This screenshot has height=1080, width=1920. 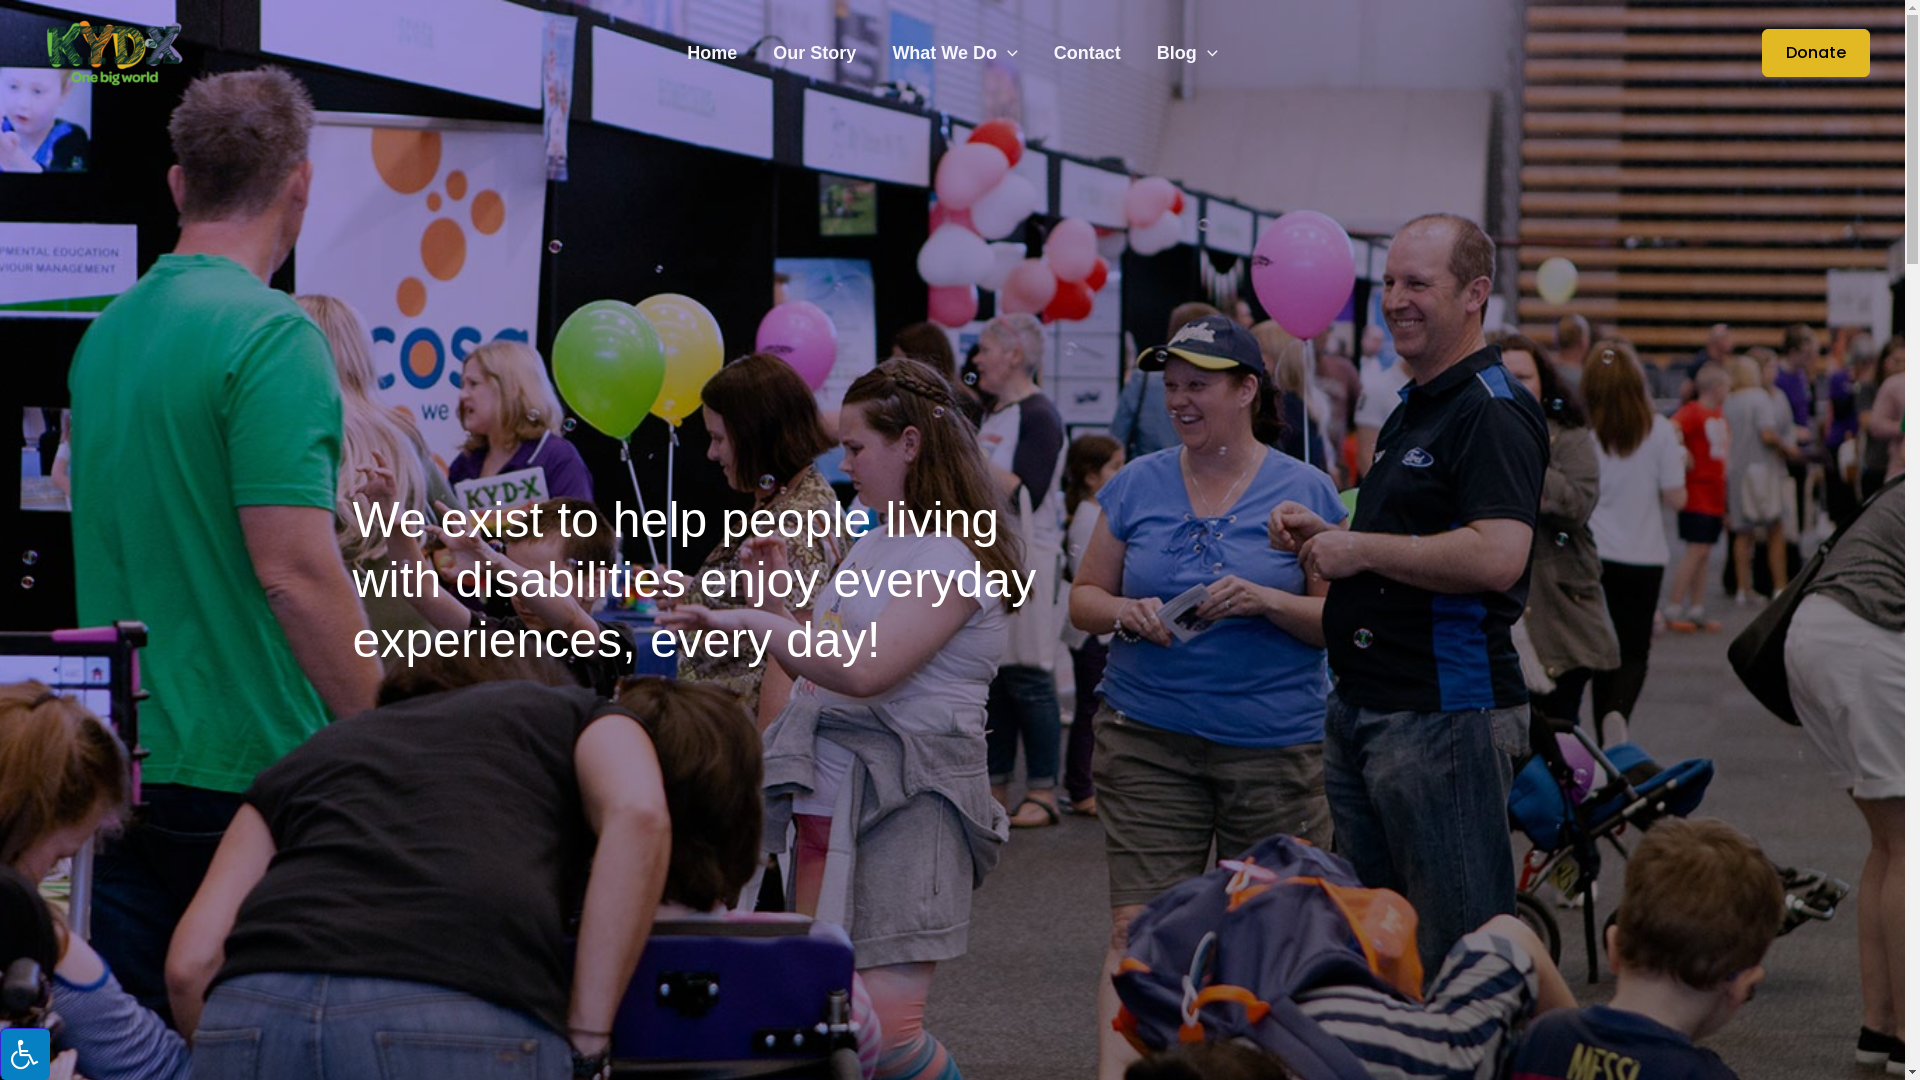 I want to click on 'Blog', so click(x=1187, y=52).